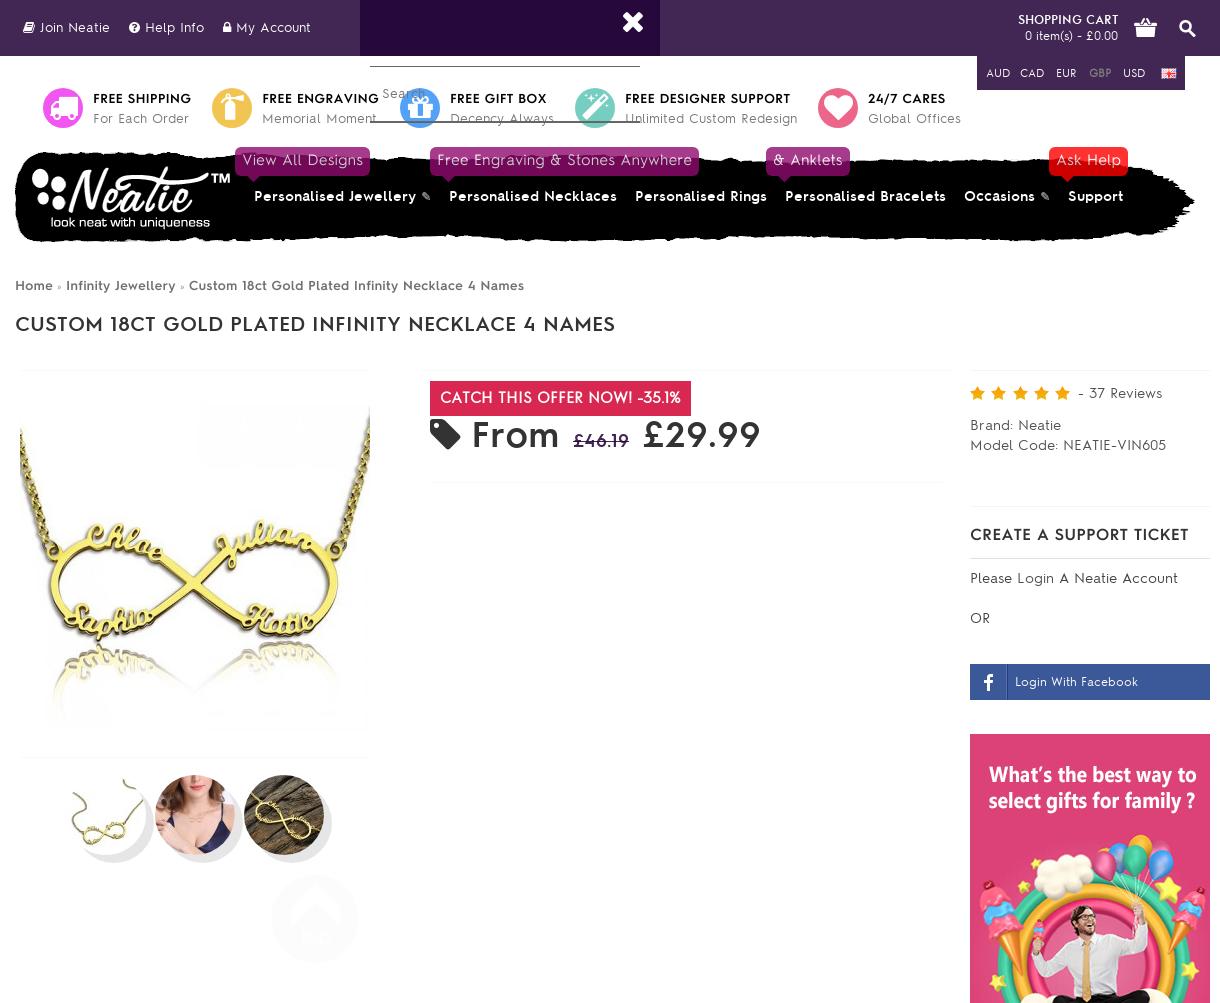  Describe the element at coordinates (1133, 392) in the screenshot. I see `'Reviews'` at that location.